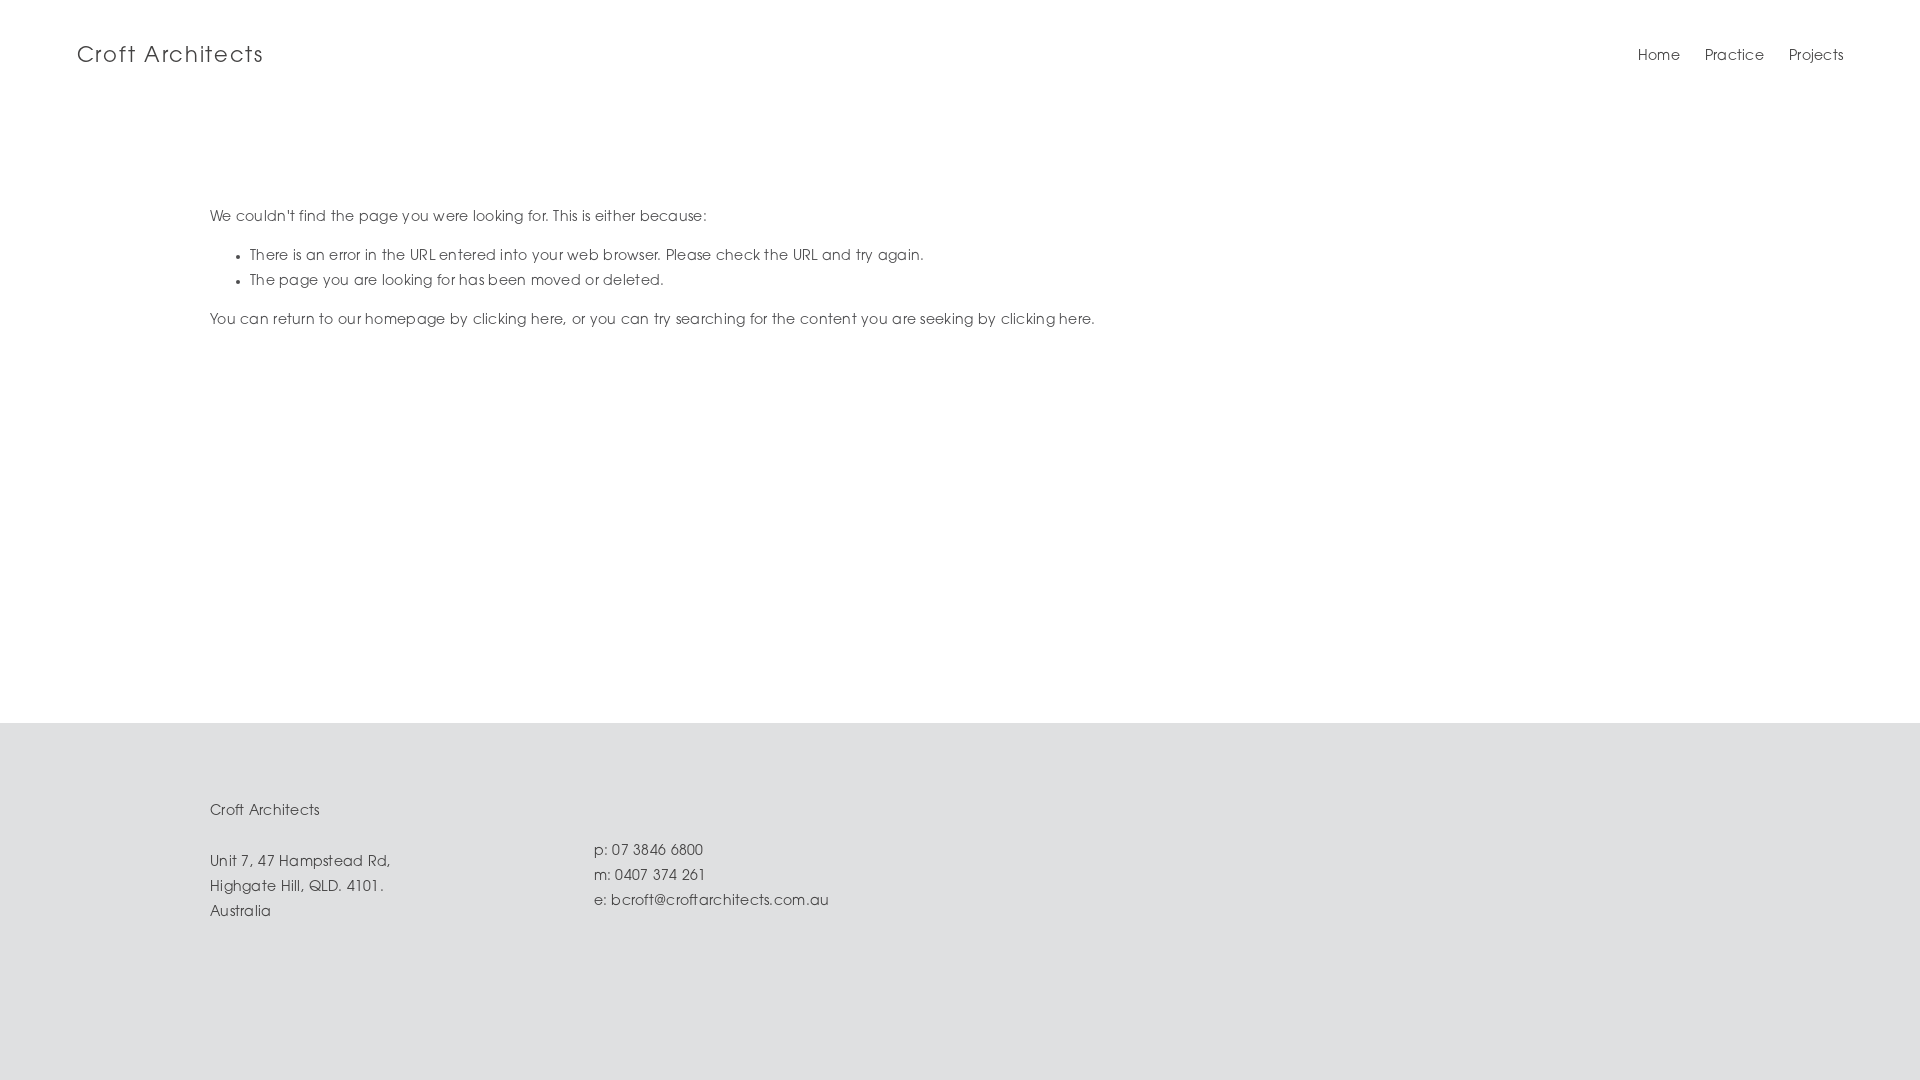 This screenshot has width=1920, height=1080. What do you see at coordinates (1659, 56) in the screenshot?
I see `'Home'` at bounding box center [1659, 56].